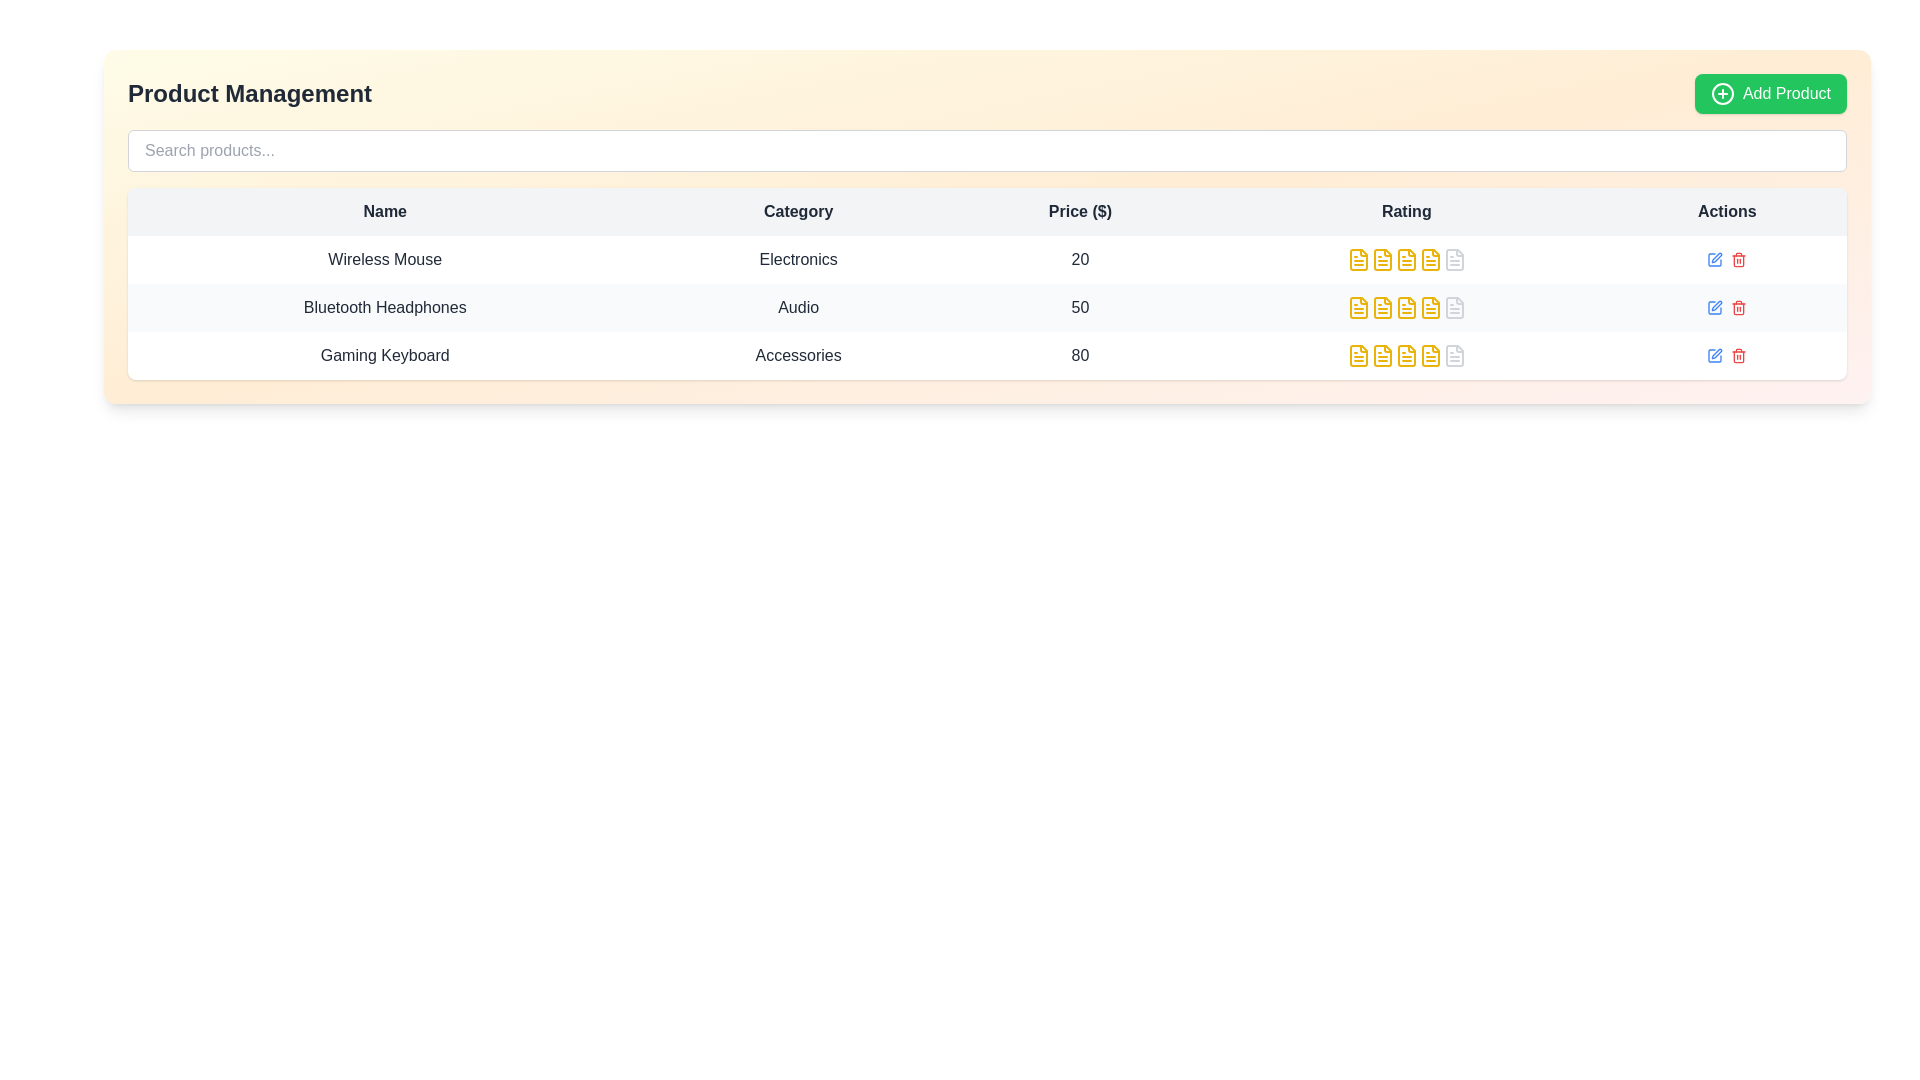 Image resolution: width=1920 pixels, height=1080 pixels. I want to click on the yellow document icon with a filled circle in the center, located in the 'Rating' column of the middle row for the Bluetooth Headphones product entry, so click(1429, 258).